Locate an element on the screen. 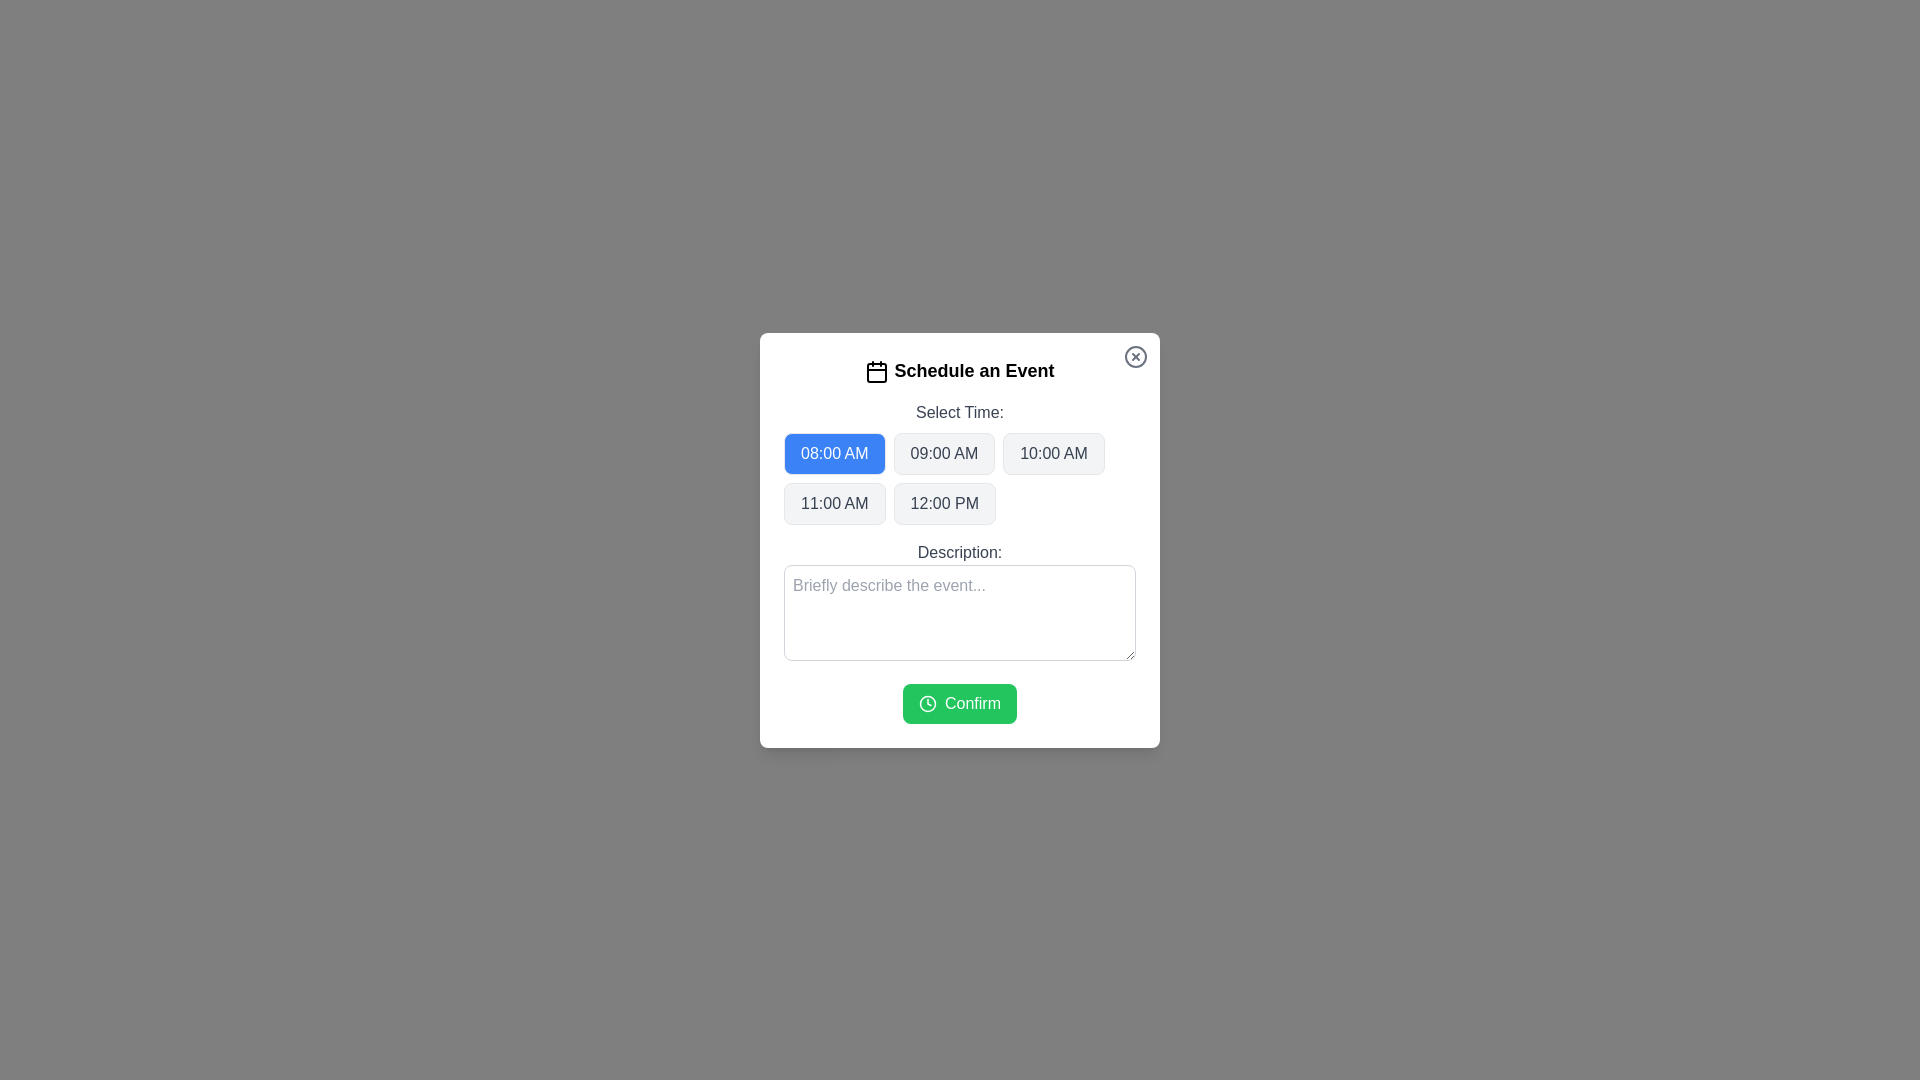 This screenshot has width=1920, height=1080. the Button group arranged in a grid layout below the label 'Select Time:' using keyboard tab/arrow keys is located at coordinates (960, 478).